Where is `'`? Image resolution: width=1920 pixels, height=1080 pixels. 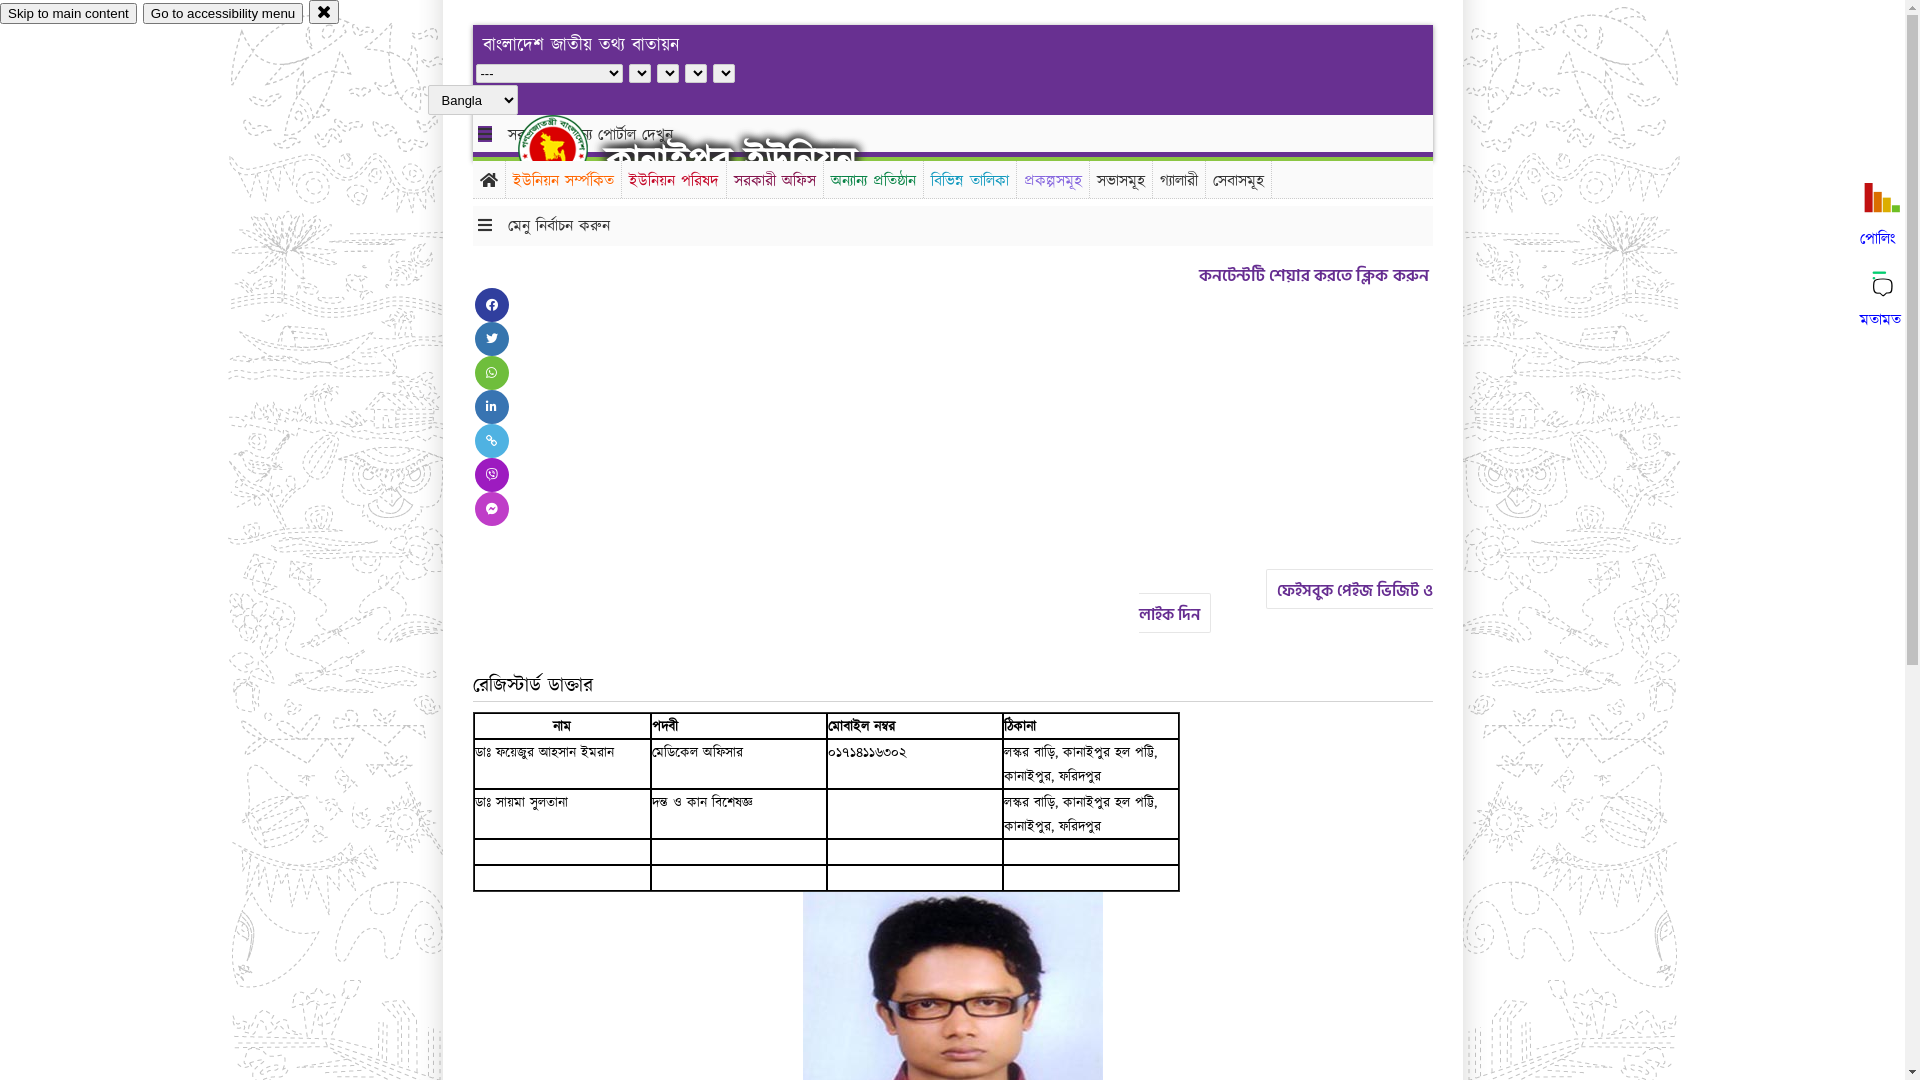 ' is located at coordinates (569, 148).